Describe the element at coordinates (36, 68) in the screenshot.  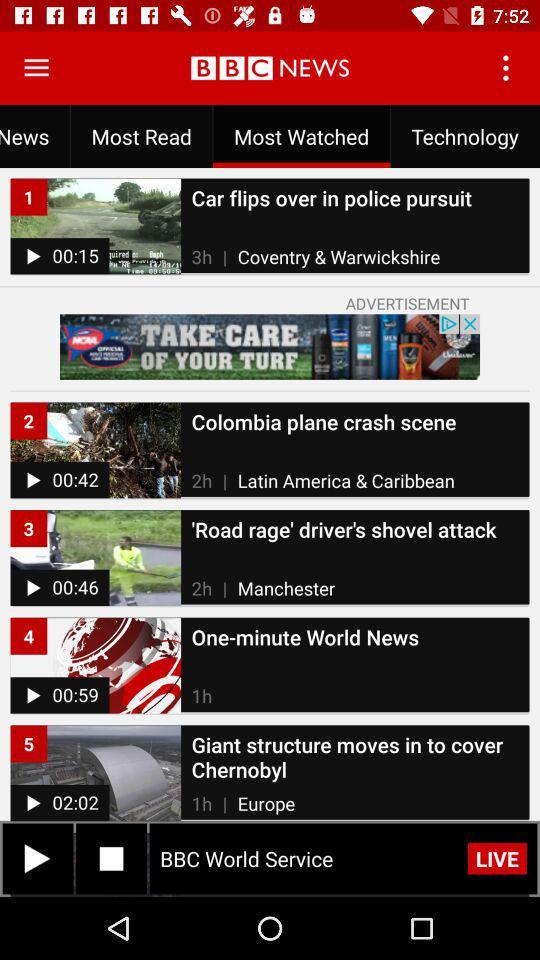
I see `menu` at that location.